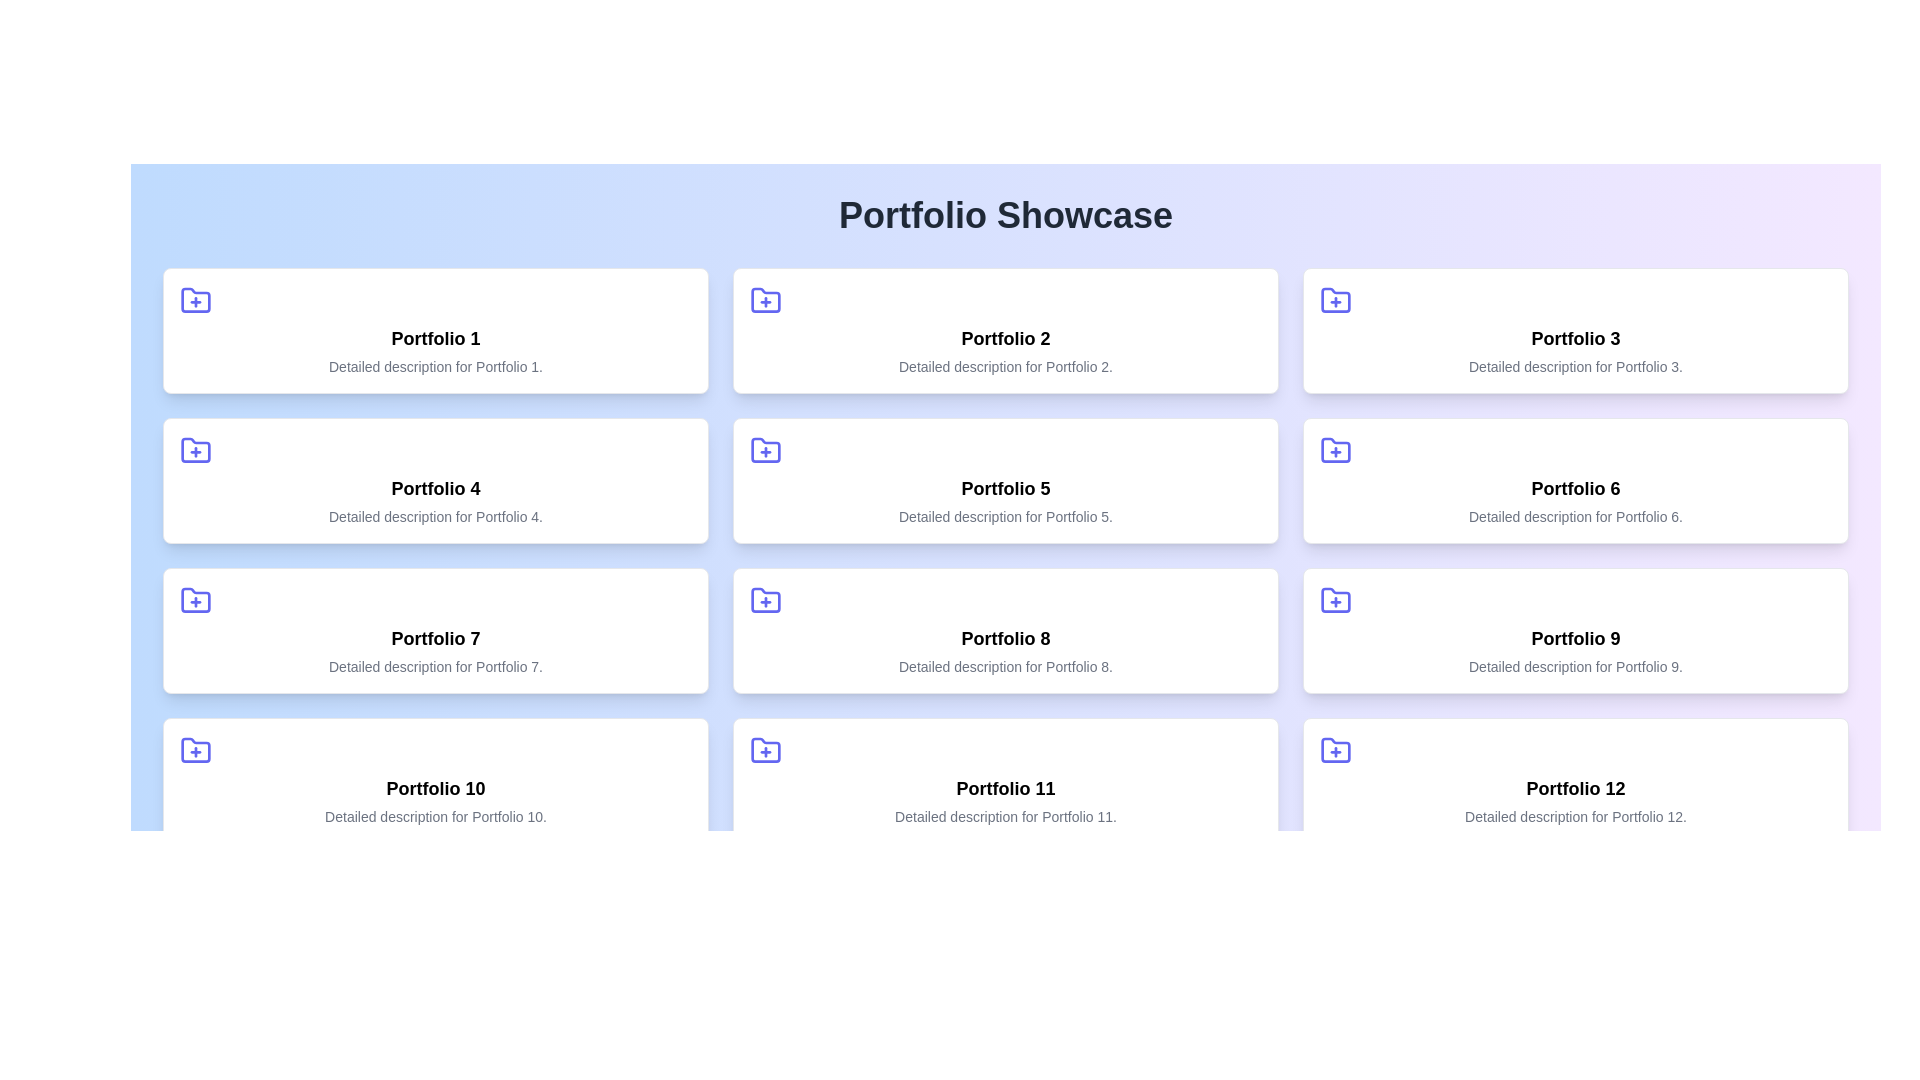 The width and height of the screenshot is (1920, 1080). Describe the element at coordinates (1335, 450) in the screenshot. I see `the folder icon with a blue outline located in the top-left corner of the 'Portfolio 6' section` at that location.